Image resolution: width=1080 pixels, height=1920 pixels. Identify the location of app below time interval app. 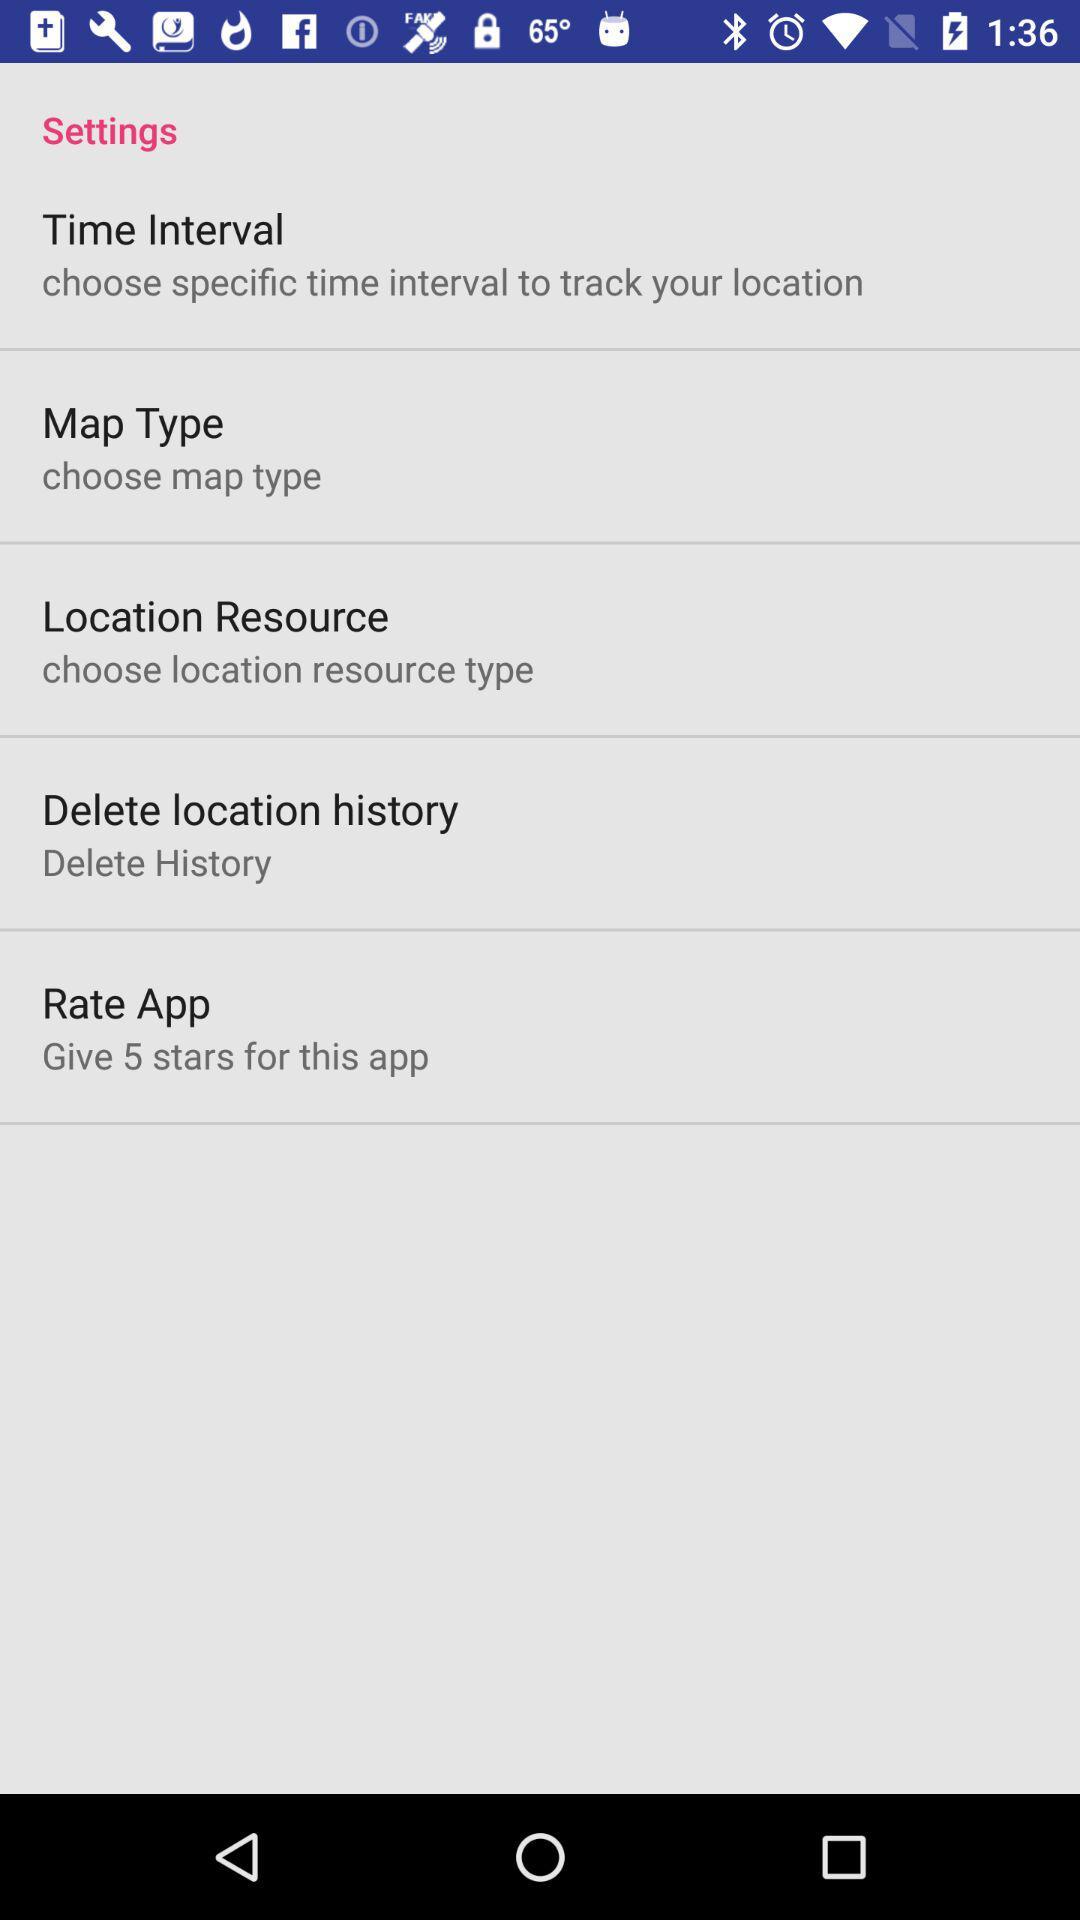
(452, 280).